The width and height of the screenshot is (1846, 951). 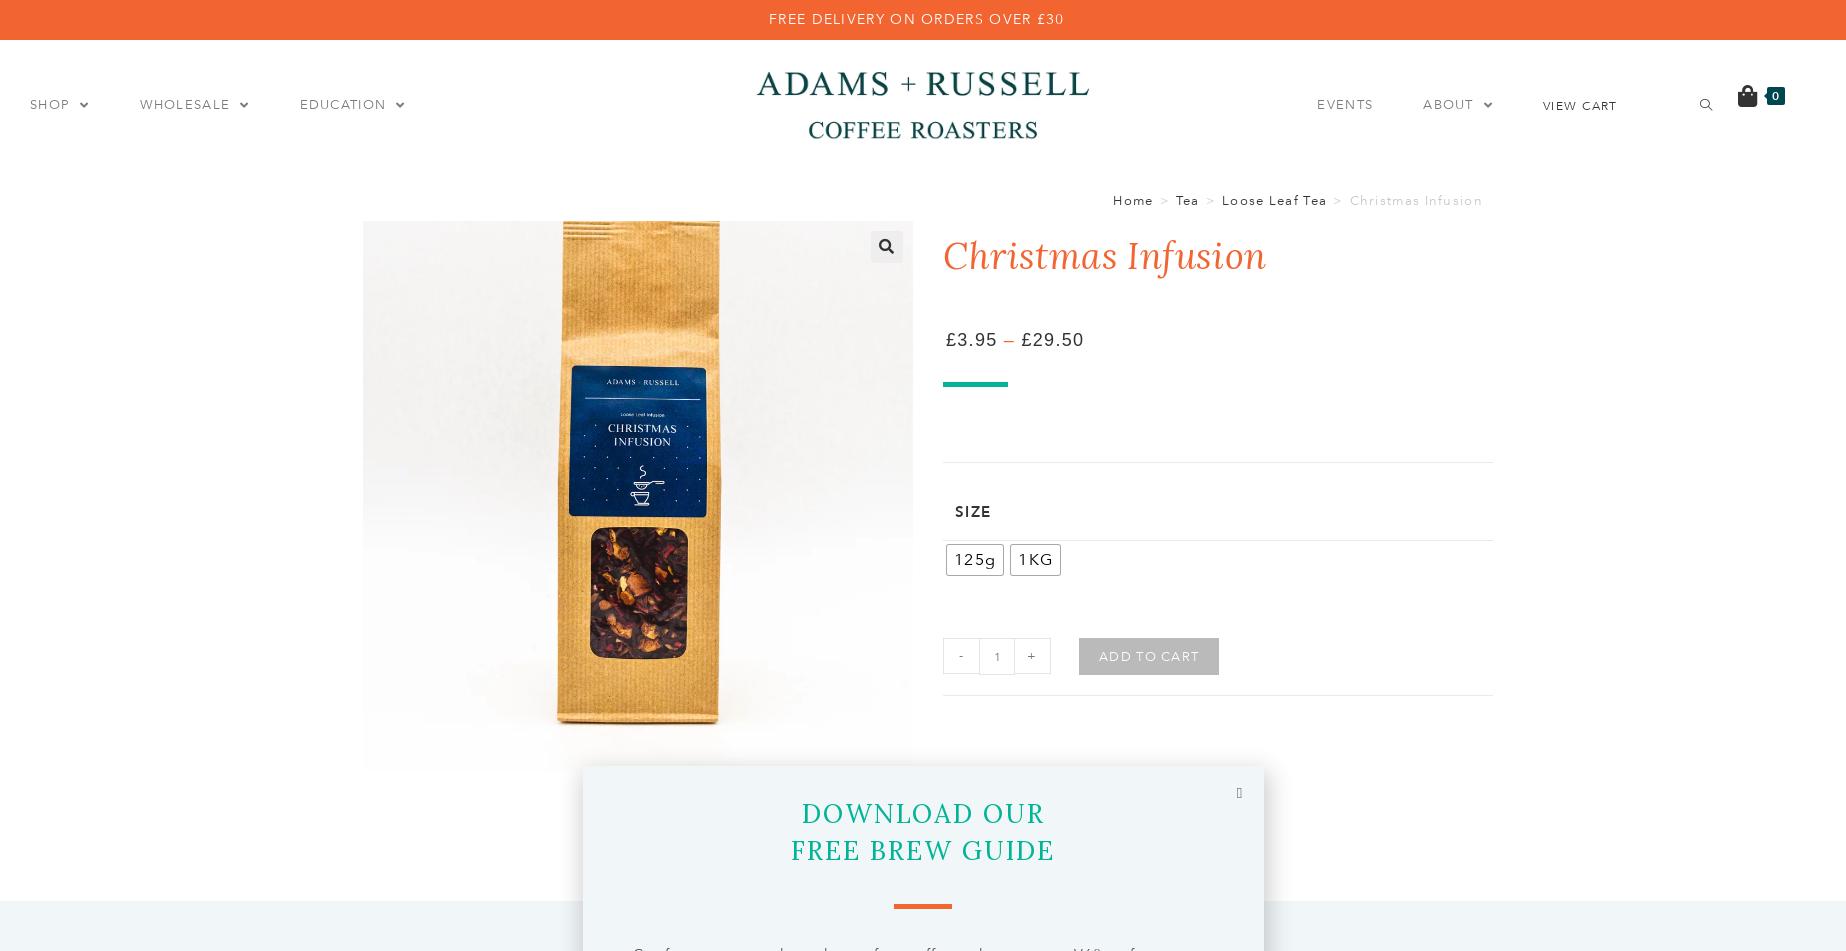 I want to click on 'ABOUT', so click(x=1422, y=104).